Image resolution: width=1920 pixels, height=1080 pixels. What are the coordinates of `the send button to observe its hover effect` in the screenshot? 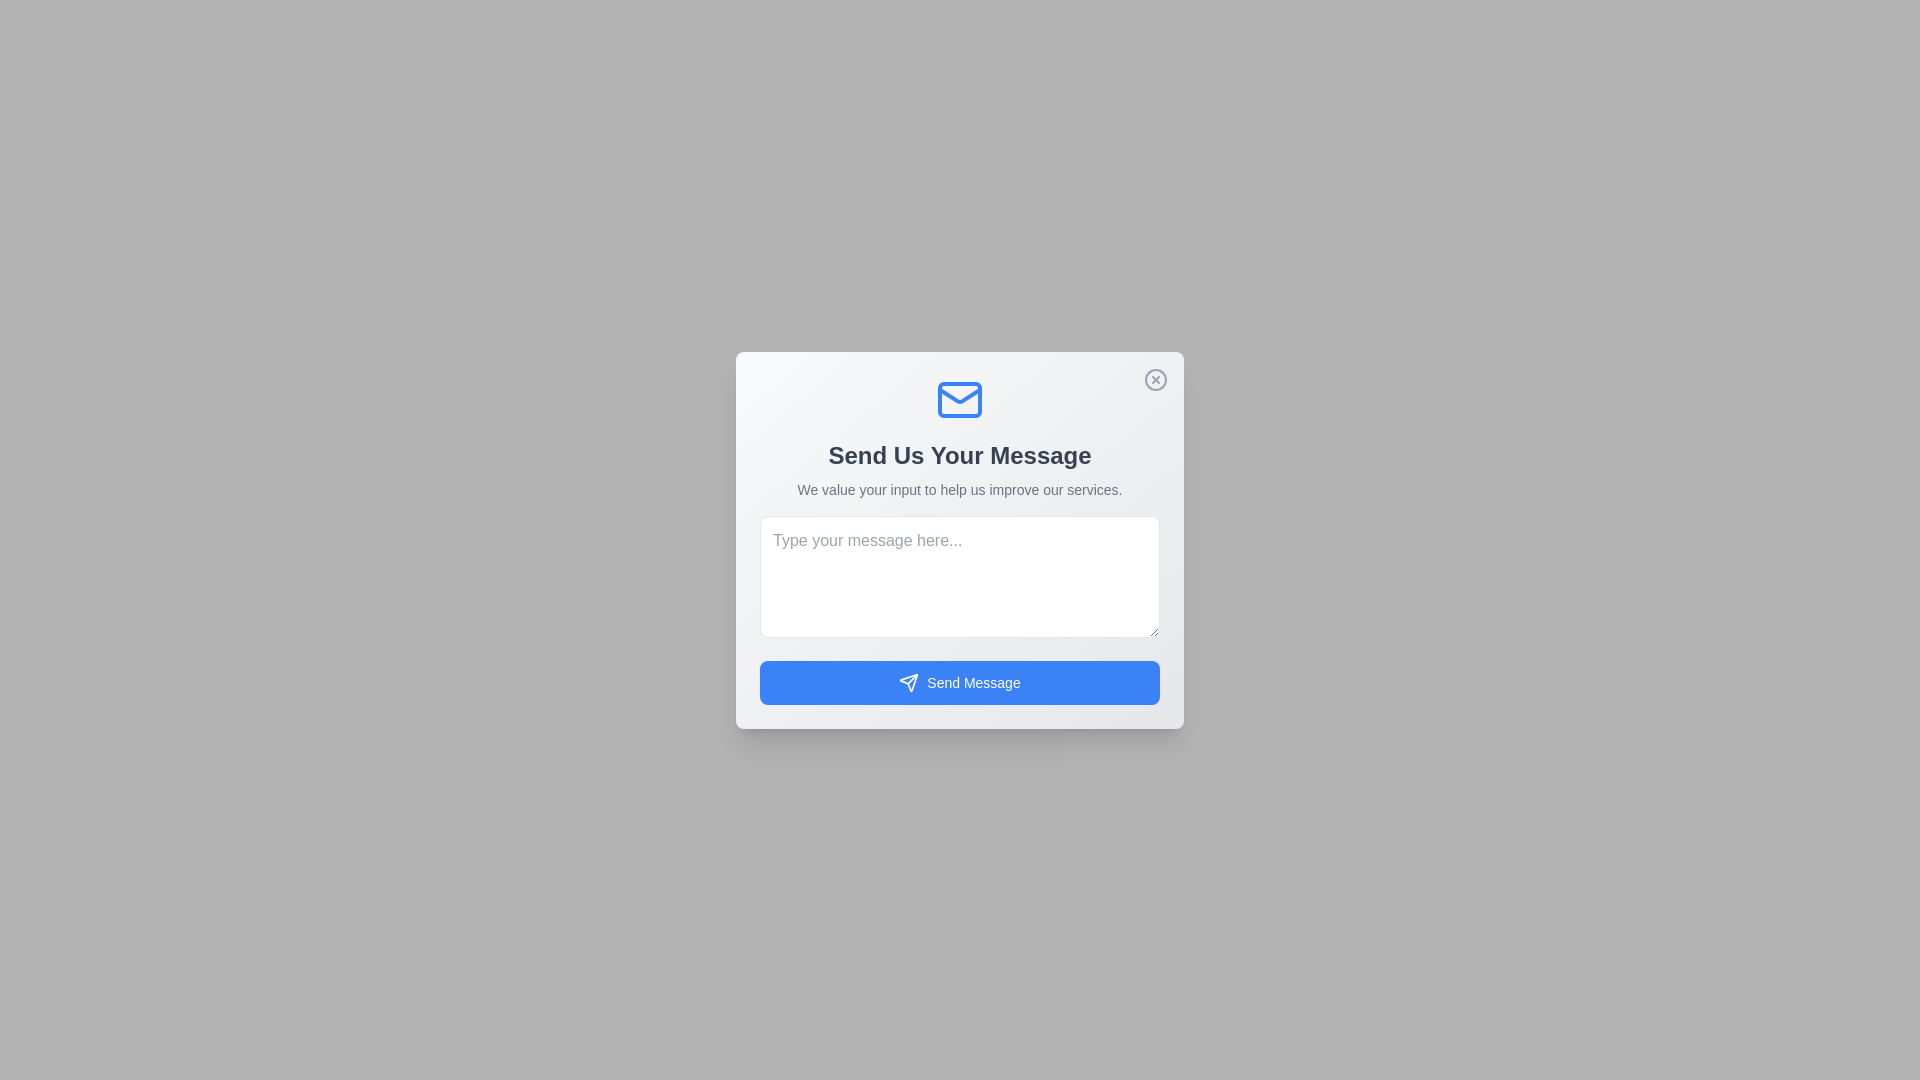 It's located at (960, 681).